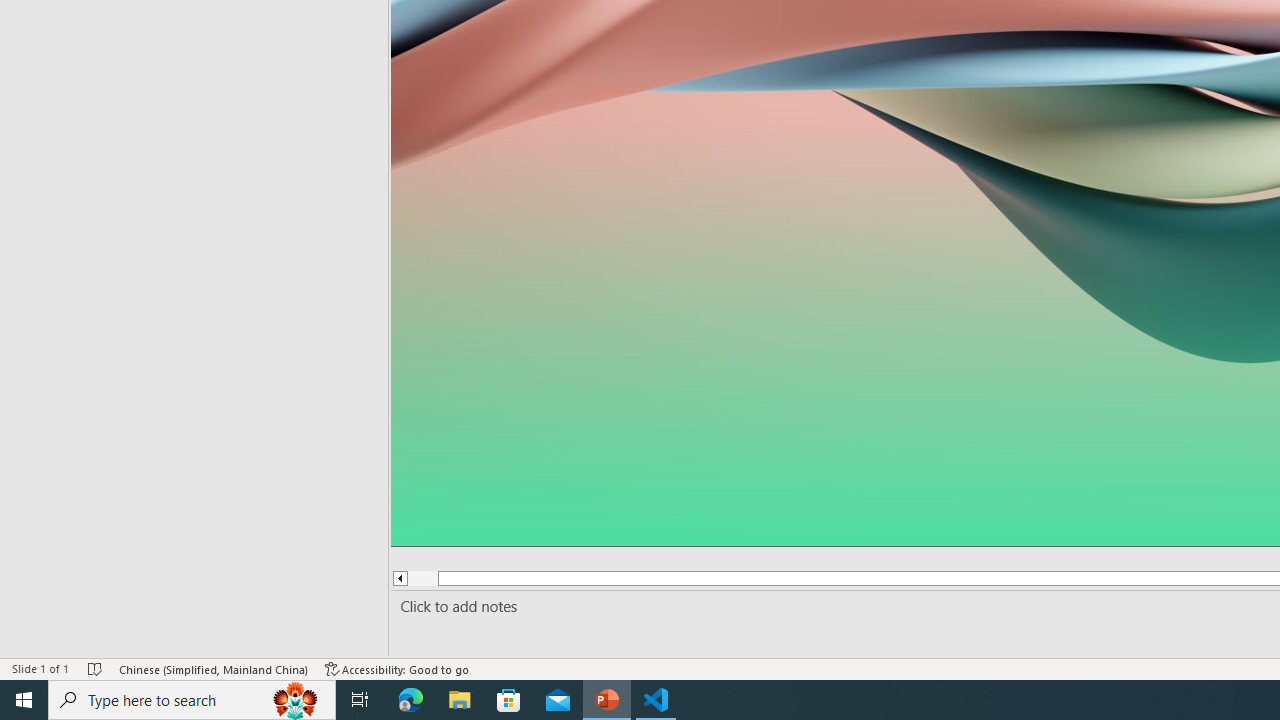 The image size is (1280, 720). What do you see at coordinates (397, 669) in the screenshot?
I see `'Accessibility Checker Accessibility: Good to go'` at bounding box center [397, 669].